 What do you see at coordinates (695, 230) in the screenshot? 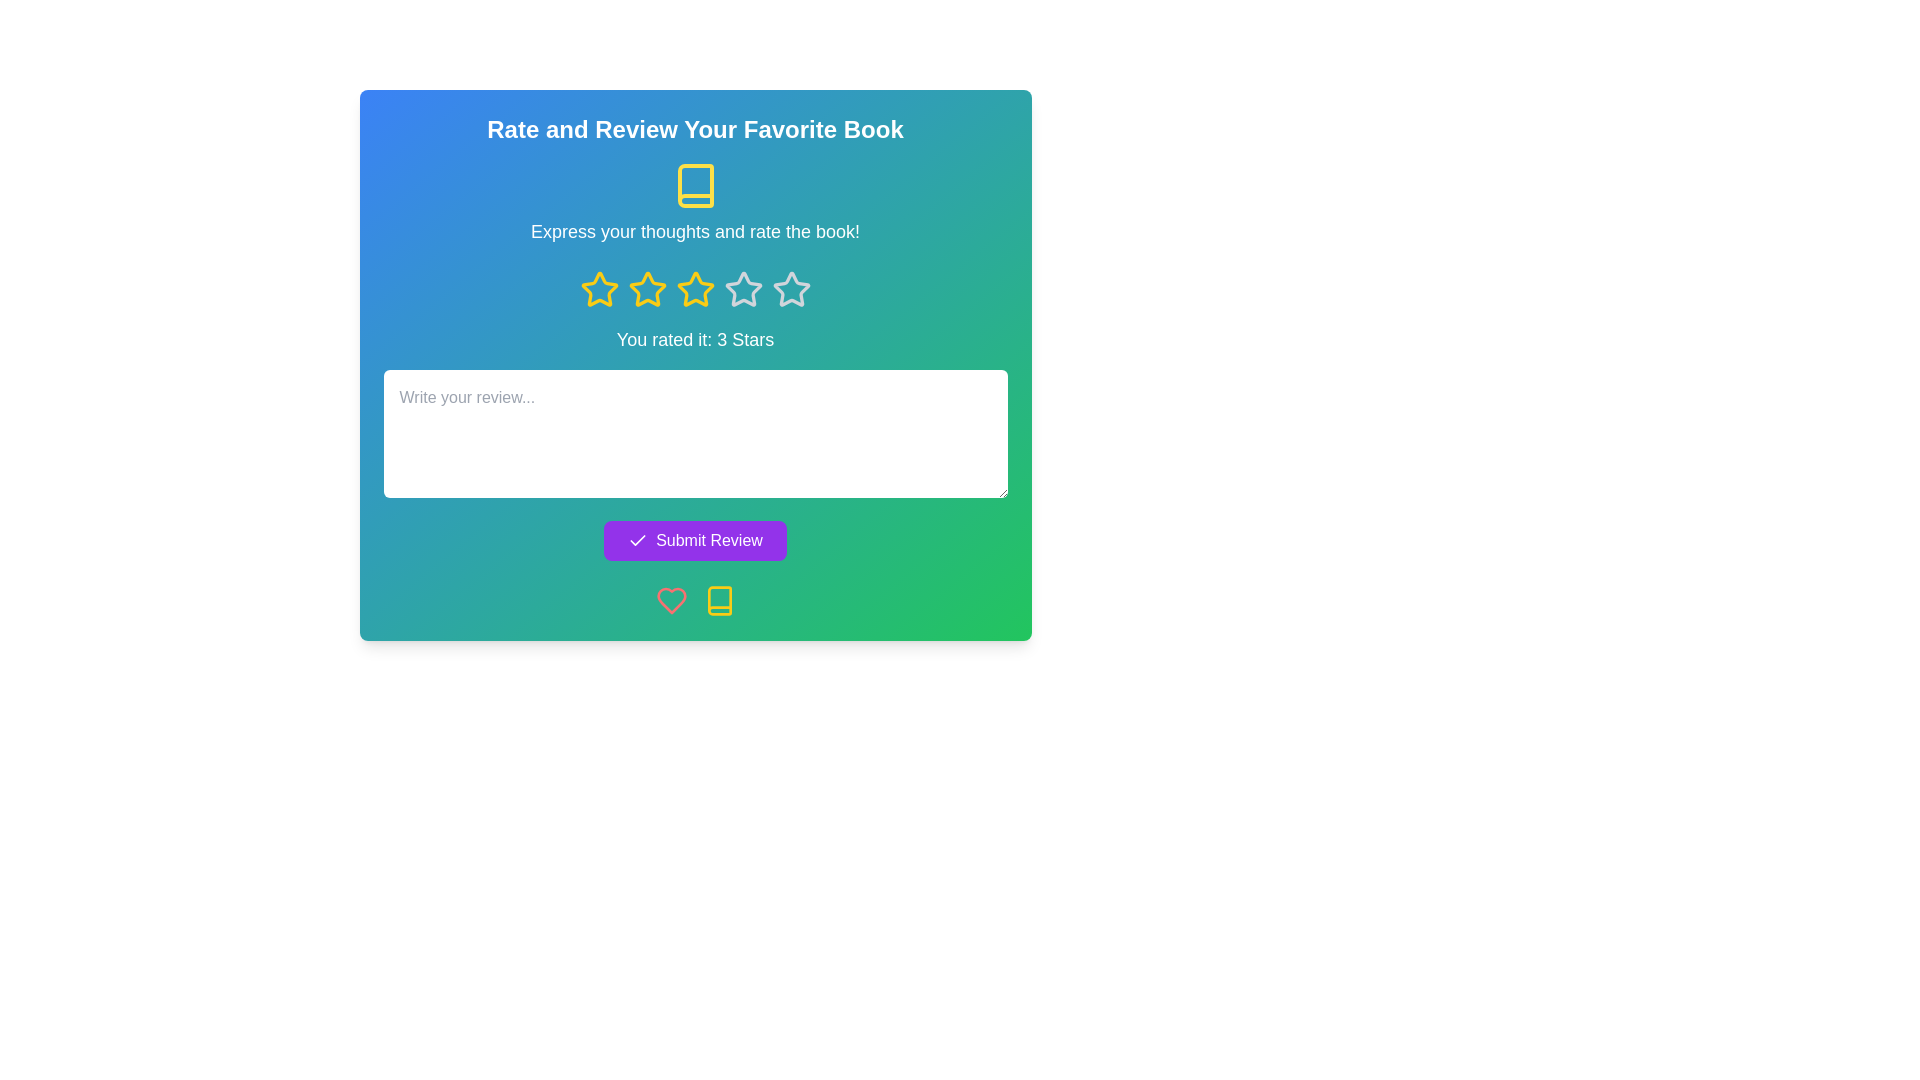
I see `the static text label displaying 'Express your thoughts and rate the book!' which is centrally located beneath a yellow book icon` at bounding box center [695, 230].